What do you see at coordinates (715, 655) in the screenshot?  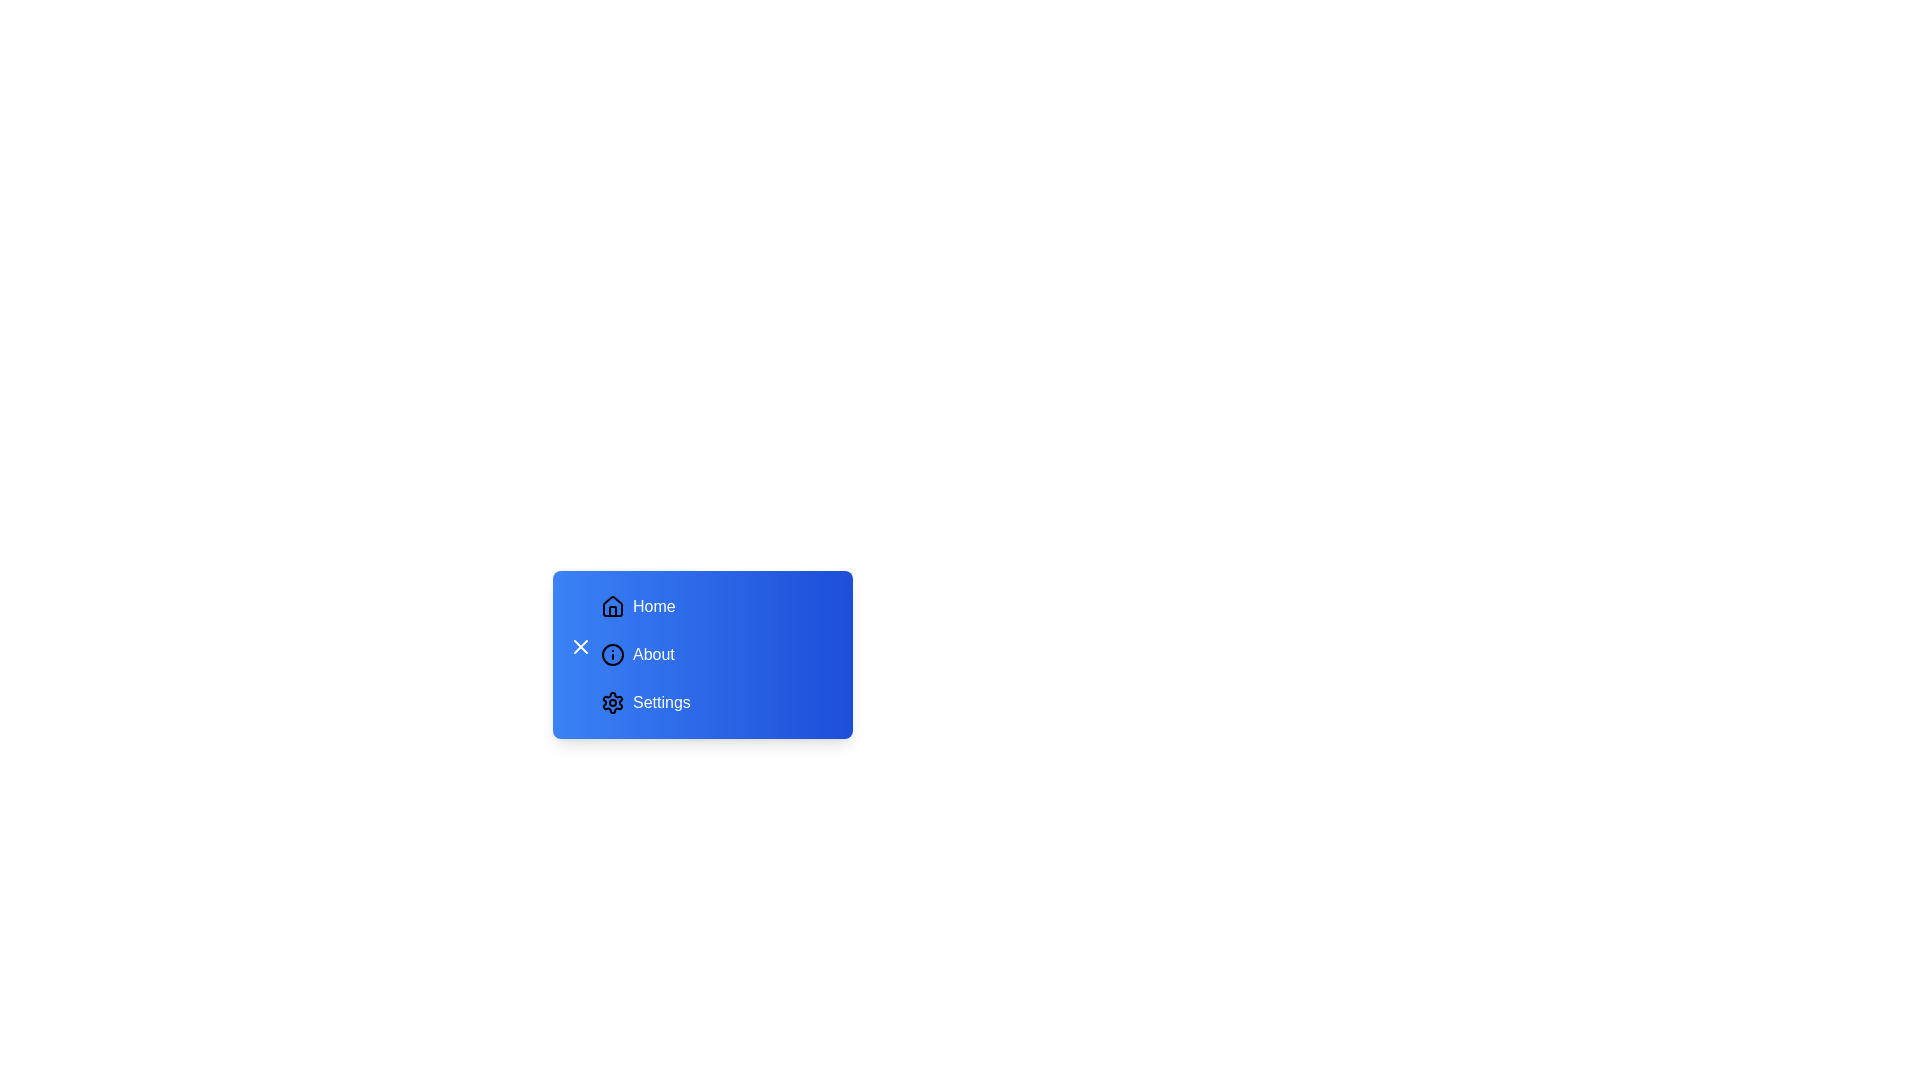 I see `the menu item About to trigger its hover effect` at bounding box center [715, 655].